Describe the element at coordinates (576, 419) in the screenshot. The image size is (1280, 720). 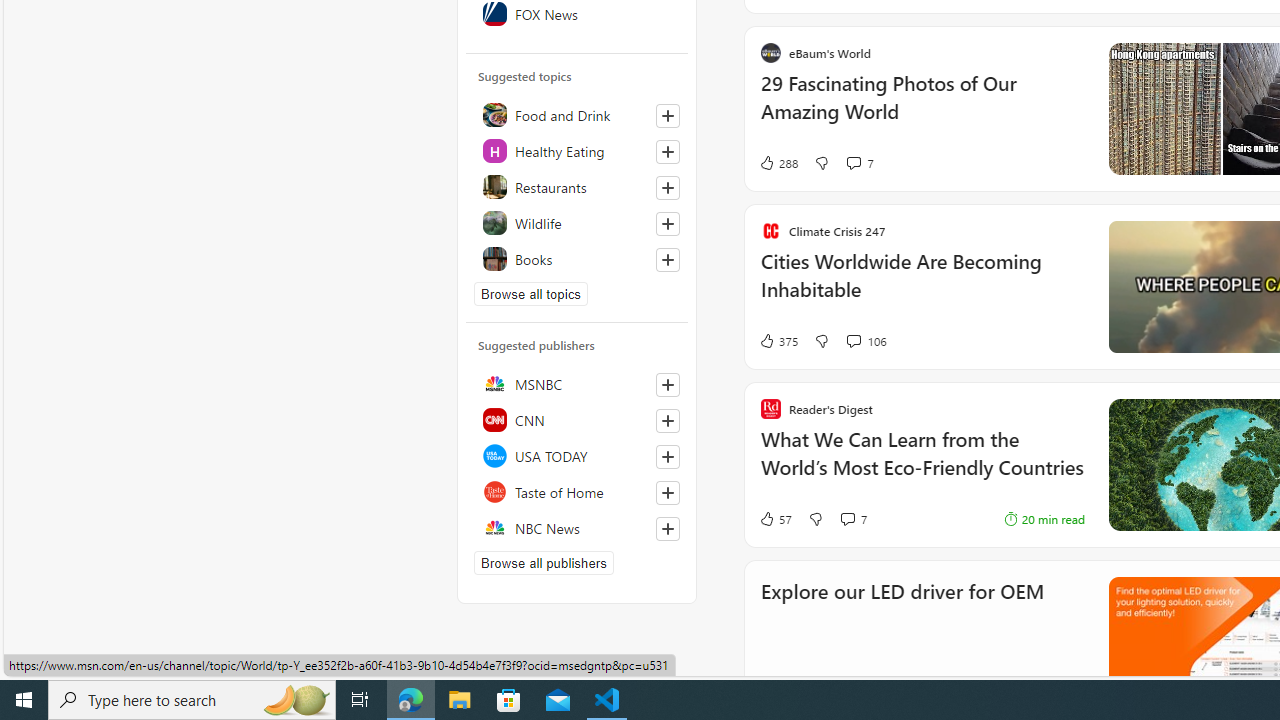
I see `'CNN'` at that location.